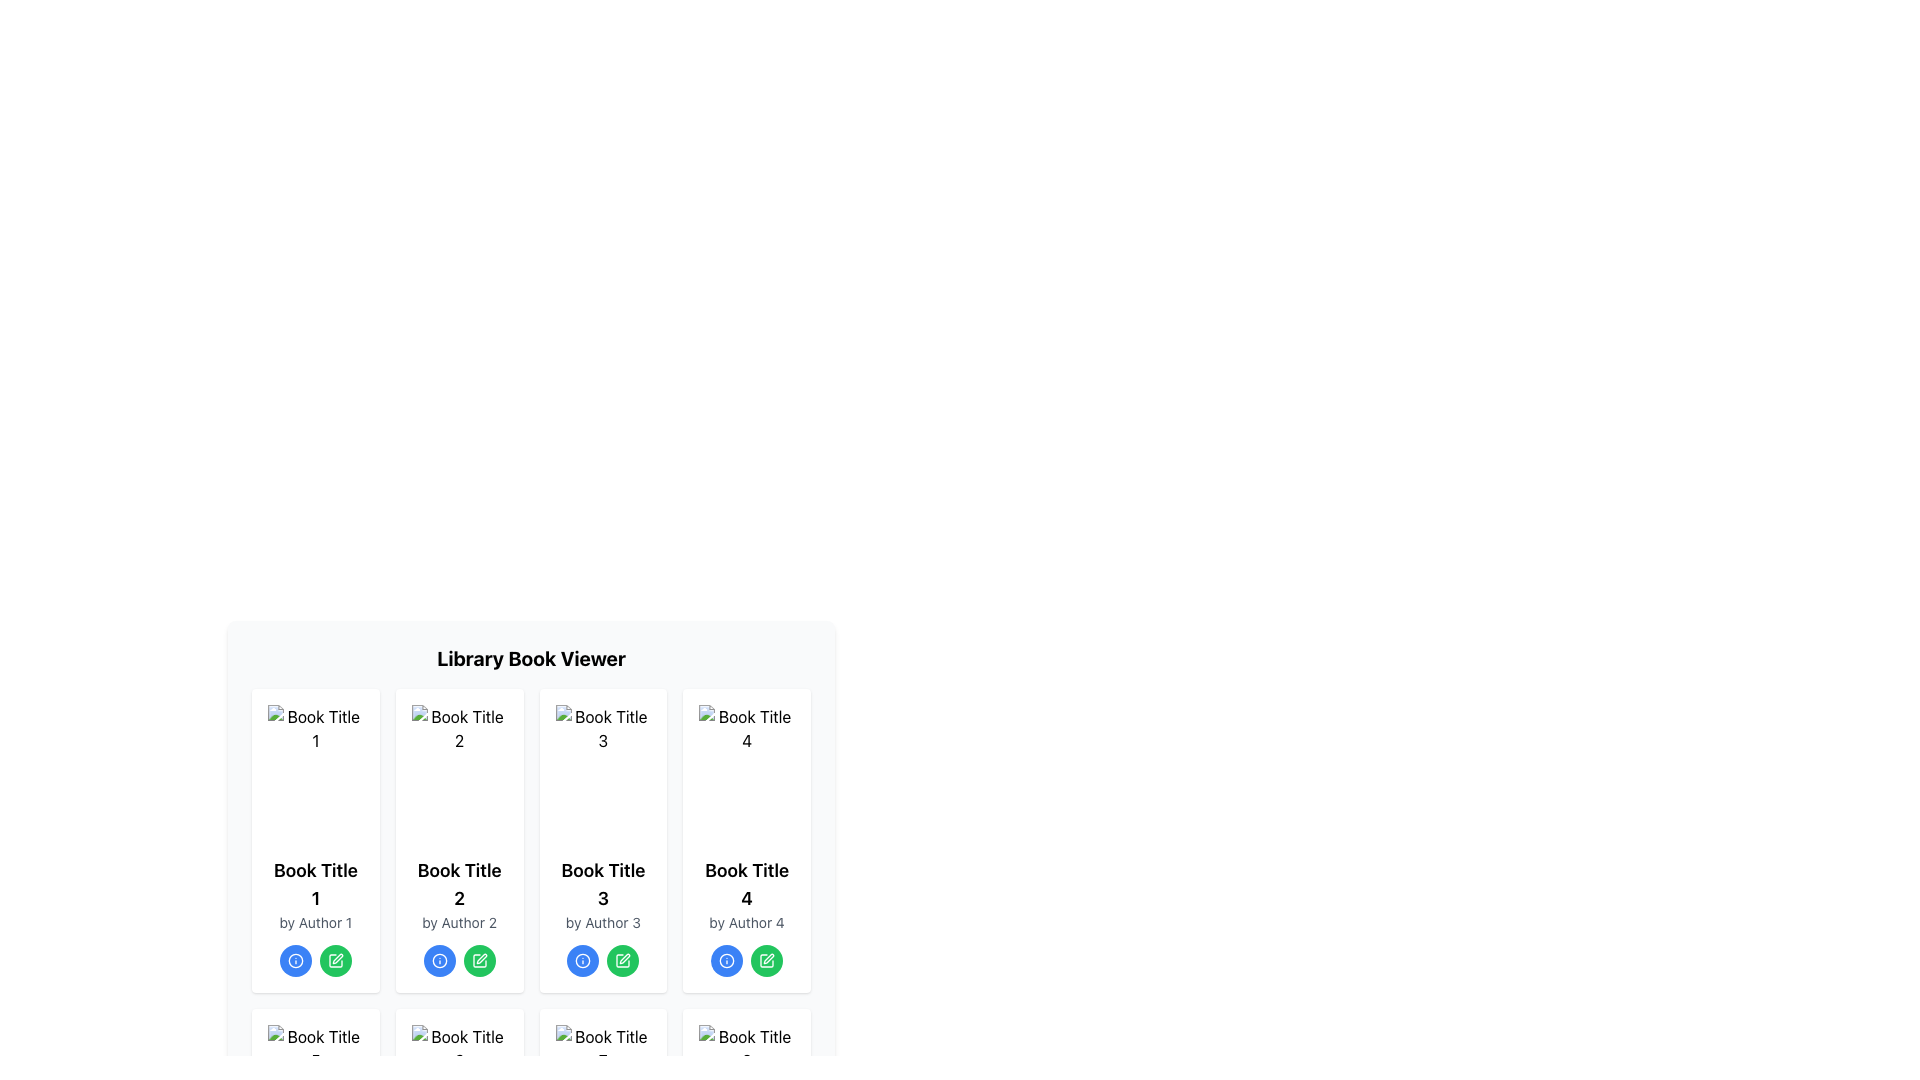  What do you see at coordinates (478, 959) in the screenshot?
I see `the green circular button containing the SVG graphic icon of a pen inside a square` at bounding box center [478, 959].